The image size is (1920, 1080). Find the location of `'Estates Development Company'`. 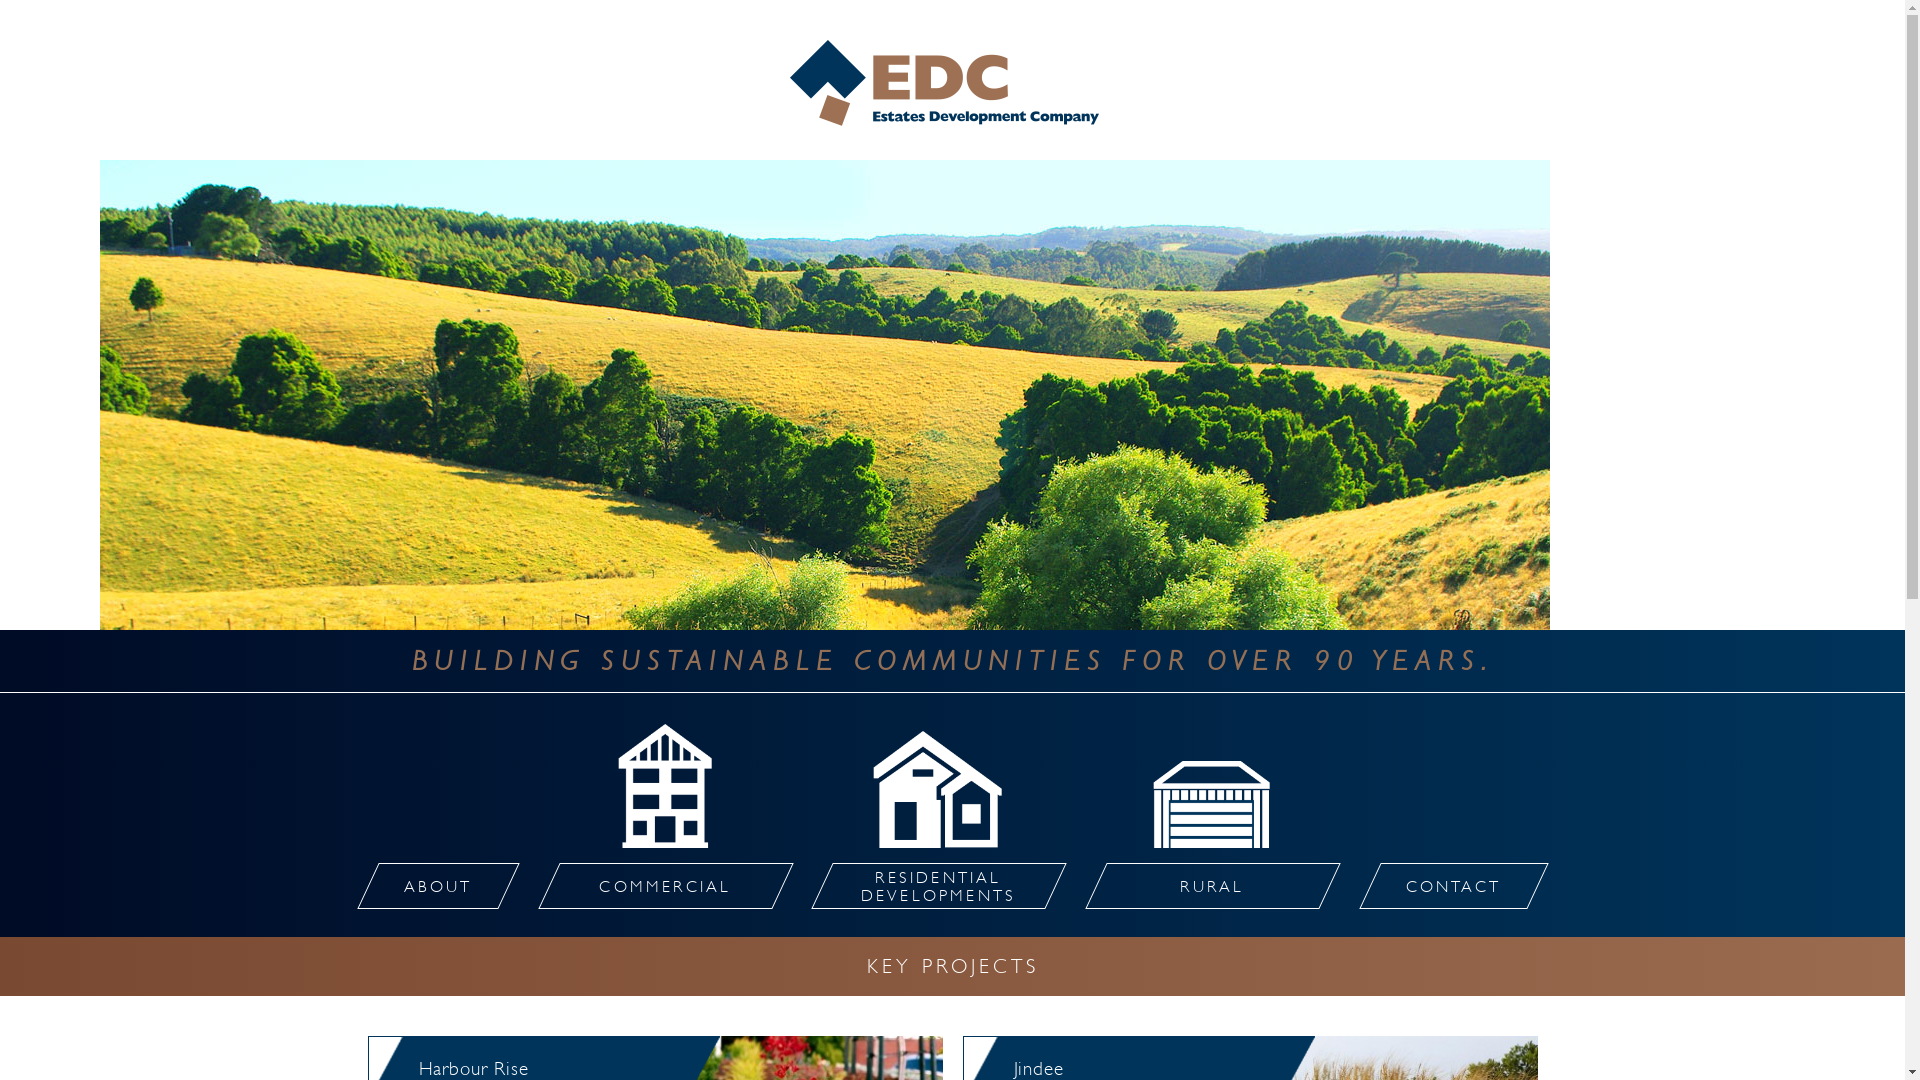

'Estates Development Company' is located at coordinates (952, 82).